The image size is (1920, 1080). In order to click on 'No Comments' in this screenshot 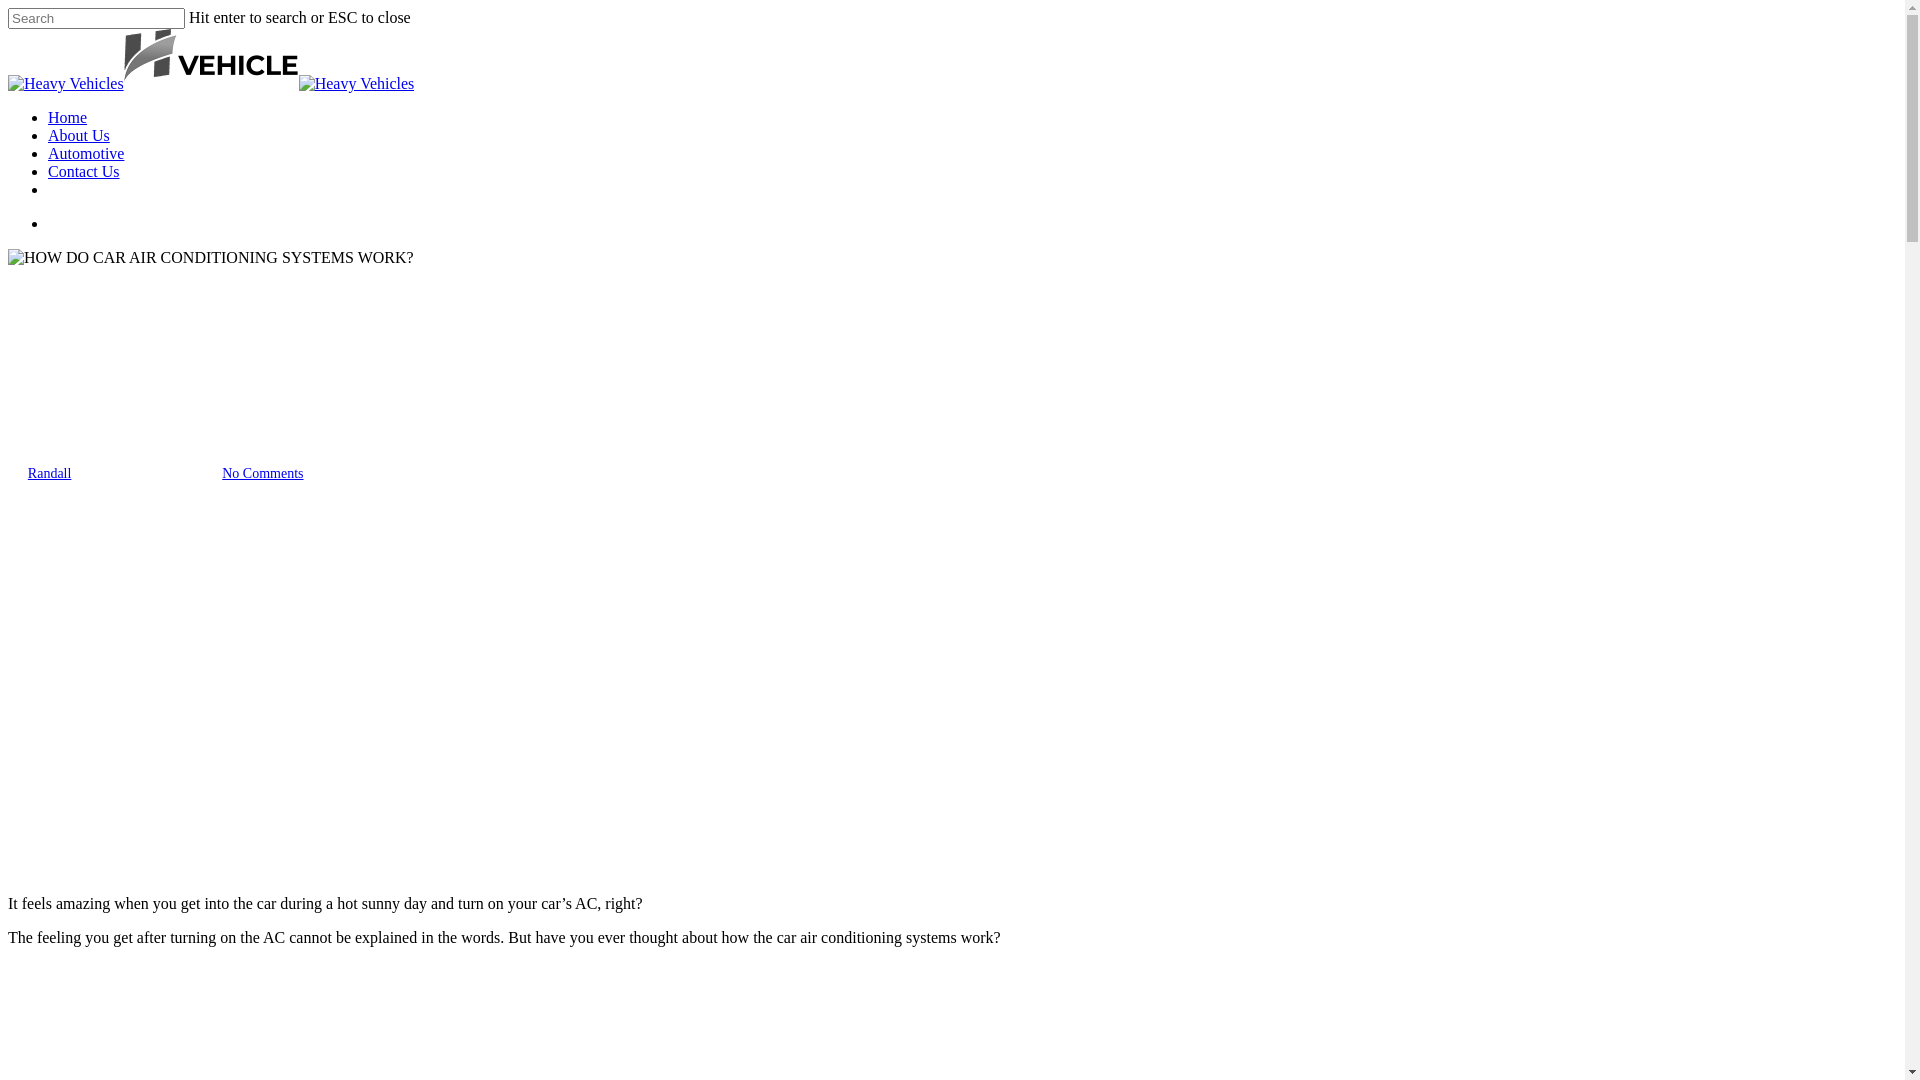, I will do `click(261, 473)`.